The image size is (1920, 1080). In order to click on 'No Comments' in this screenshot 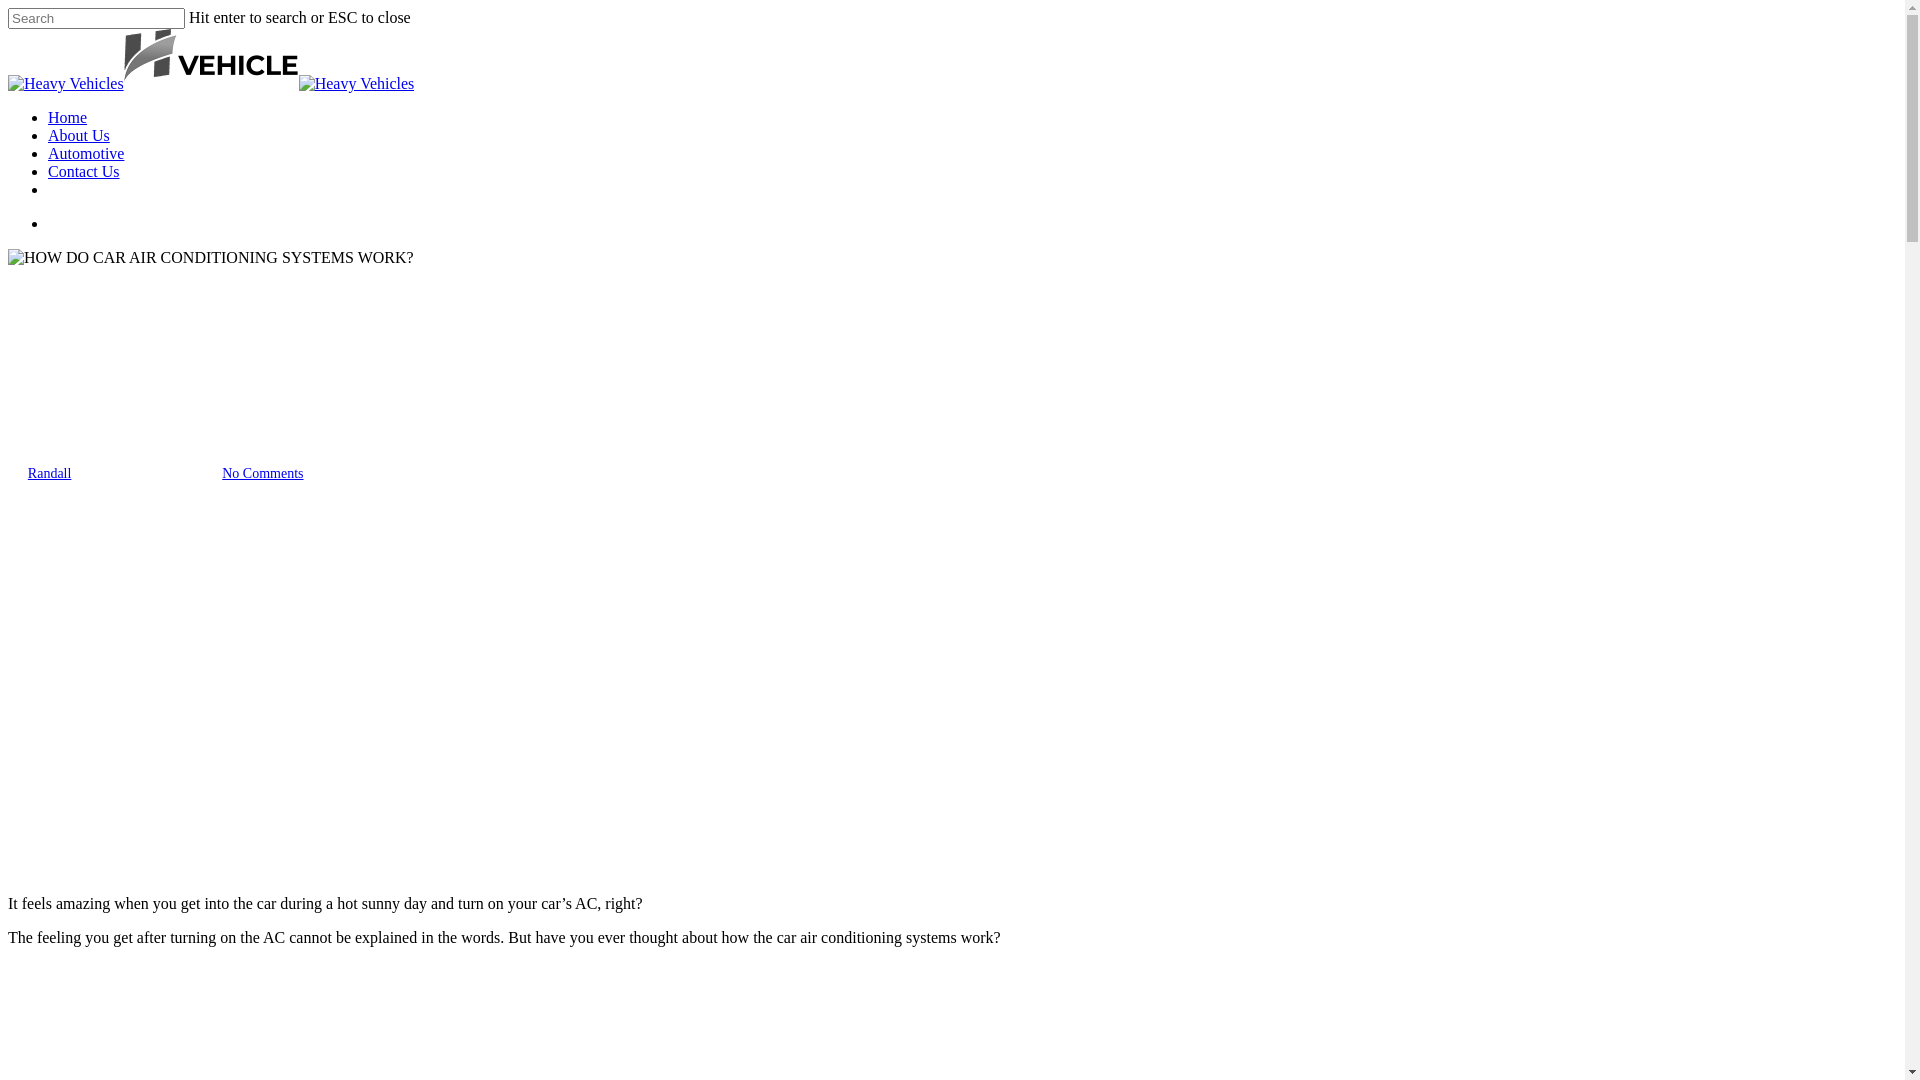, I will do `click(261, 473)`.